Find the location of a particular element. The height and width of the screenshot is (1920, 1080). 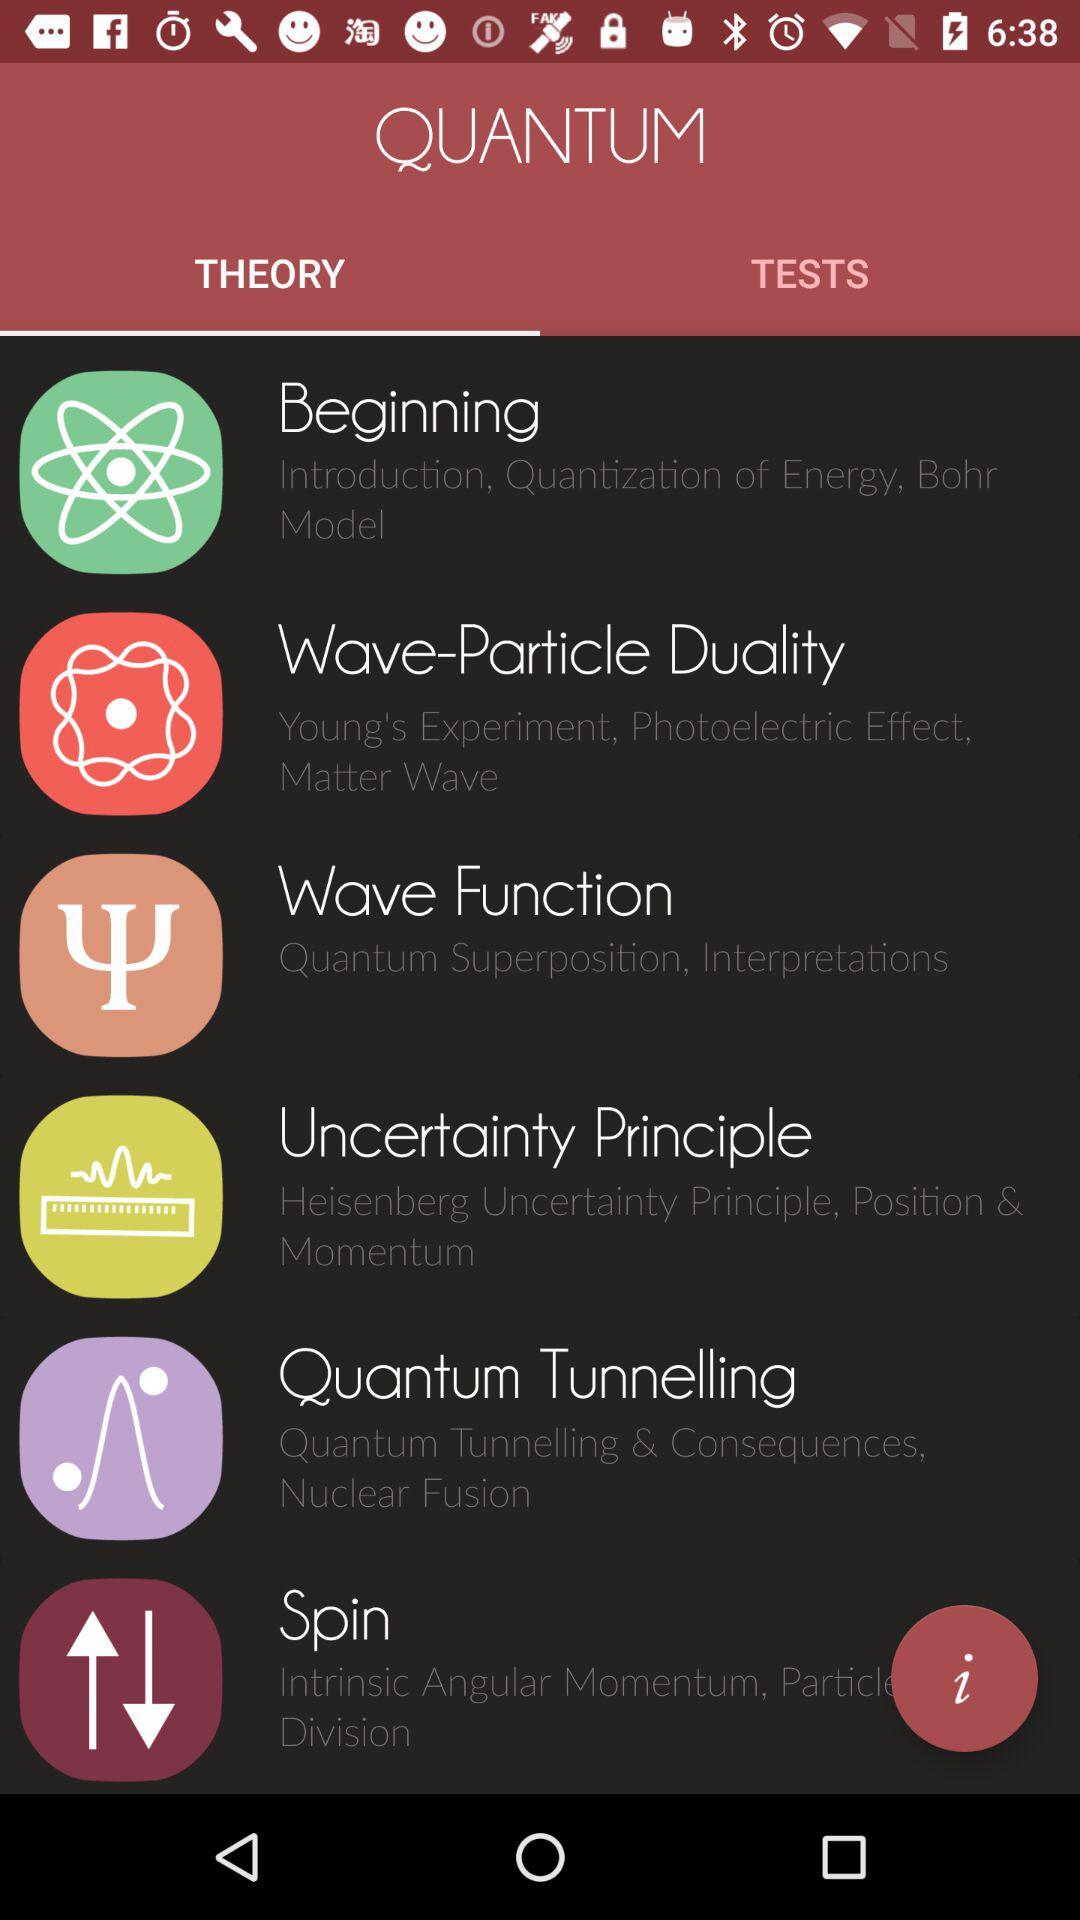

item to the right of the spin icon is located at coordinates (963, 1678).